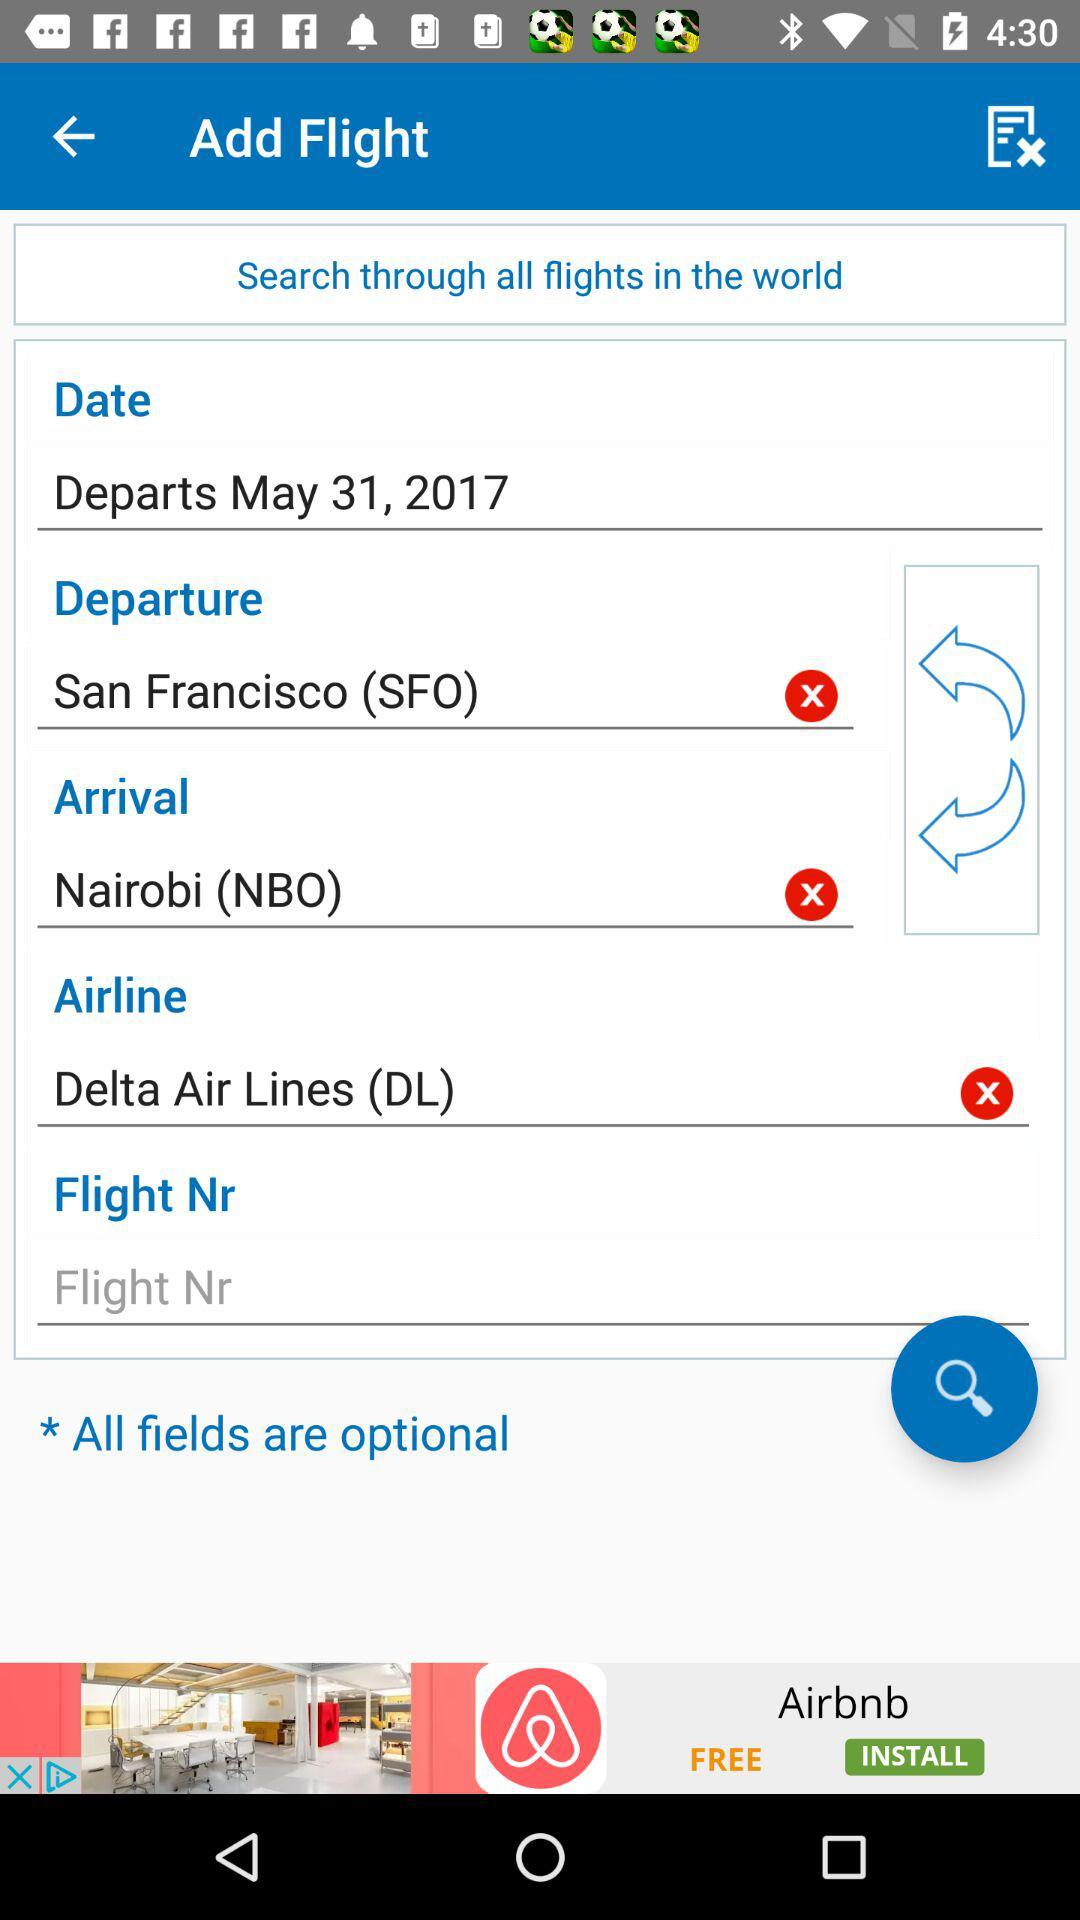 The width and height of the screenshot is (1080, 1920). I want to click on the search icon, so click(963, 1387).